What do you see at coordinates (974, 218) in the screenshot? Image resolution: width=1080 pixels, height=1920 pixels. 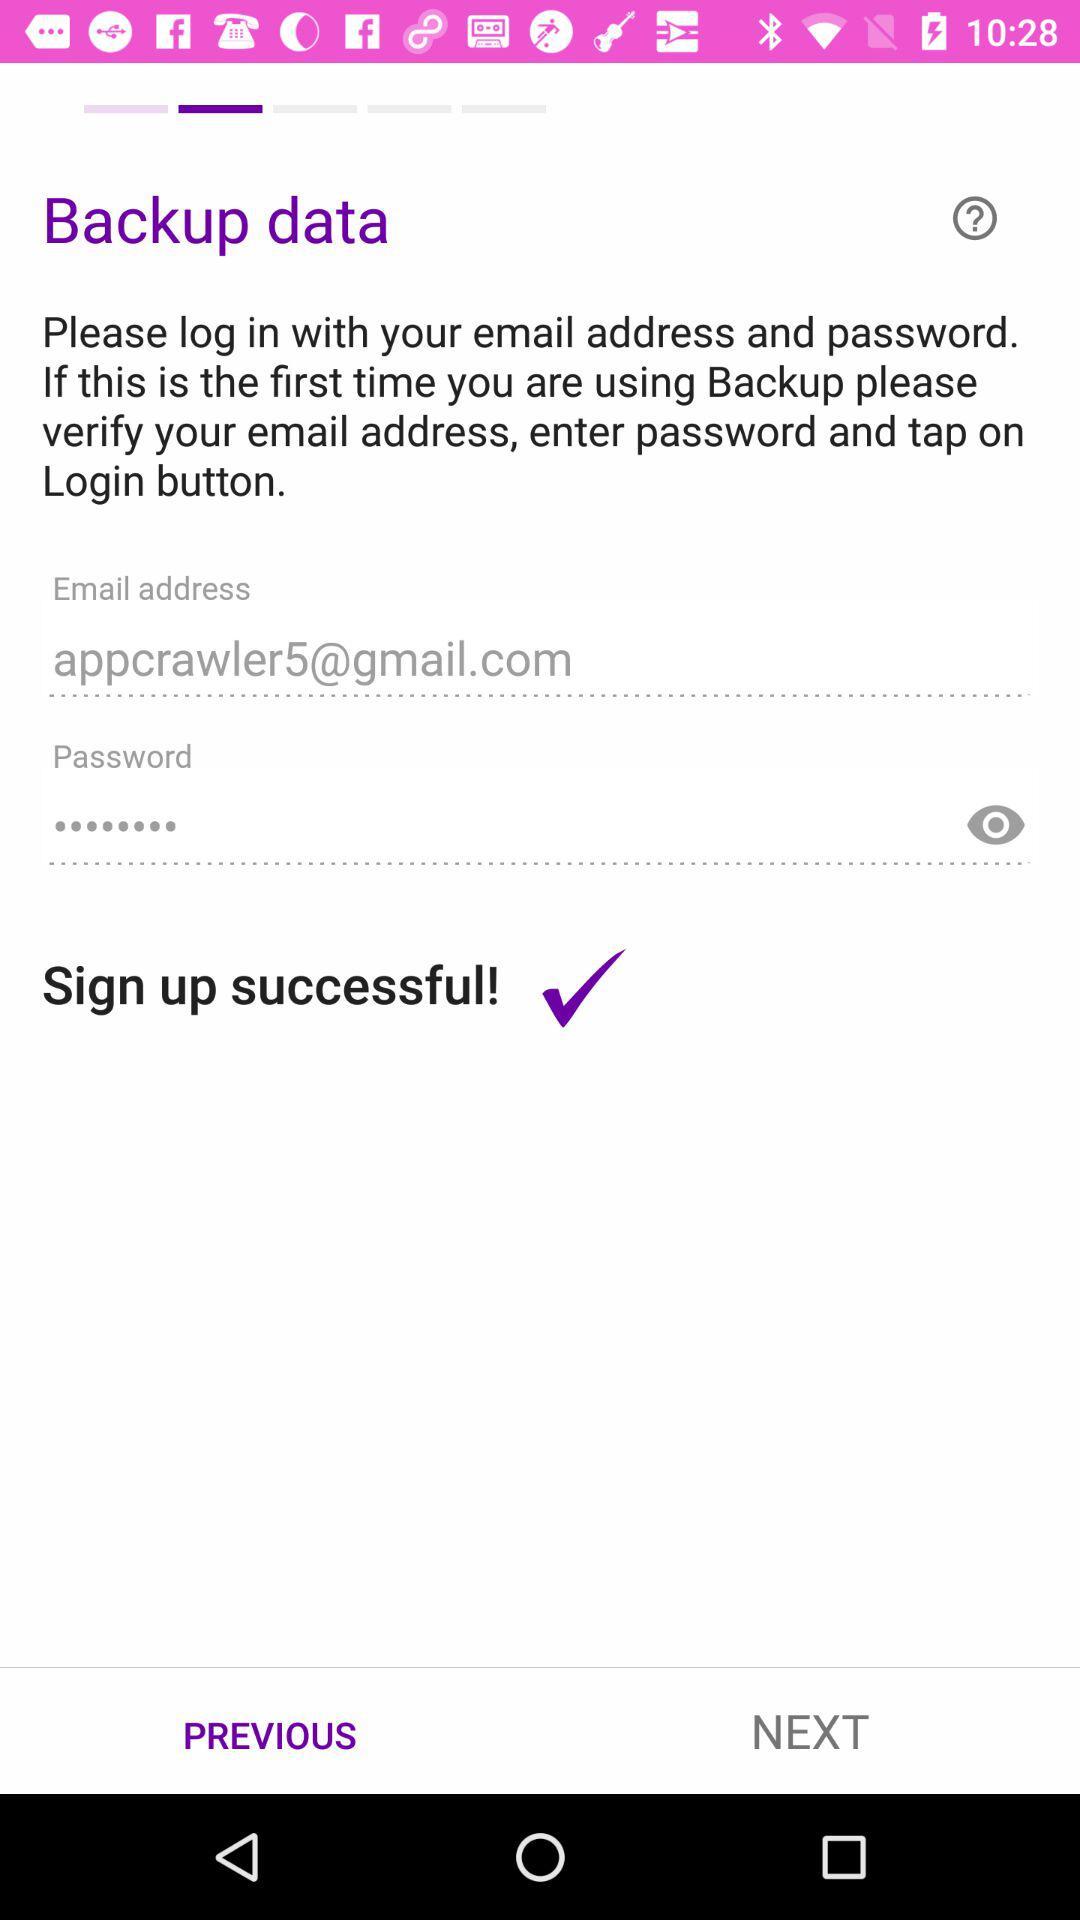 I see `question` at bounding box center [974, 218].